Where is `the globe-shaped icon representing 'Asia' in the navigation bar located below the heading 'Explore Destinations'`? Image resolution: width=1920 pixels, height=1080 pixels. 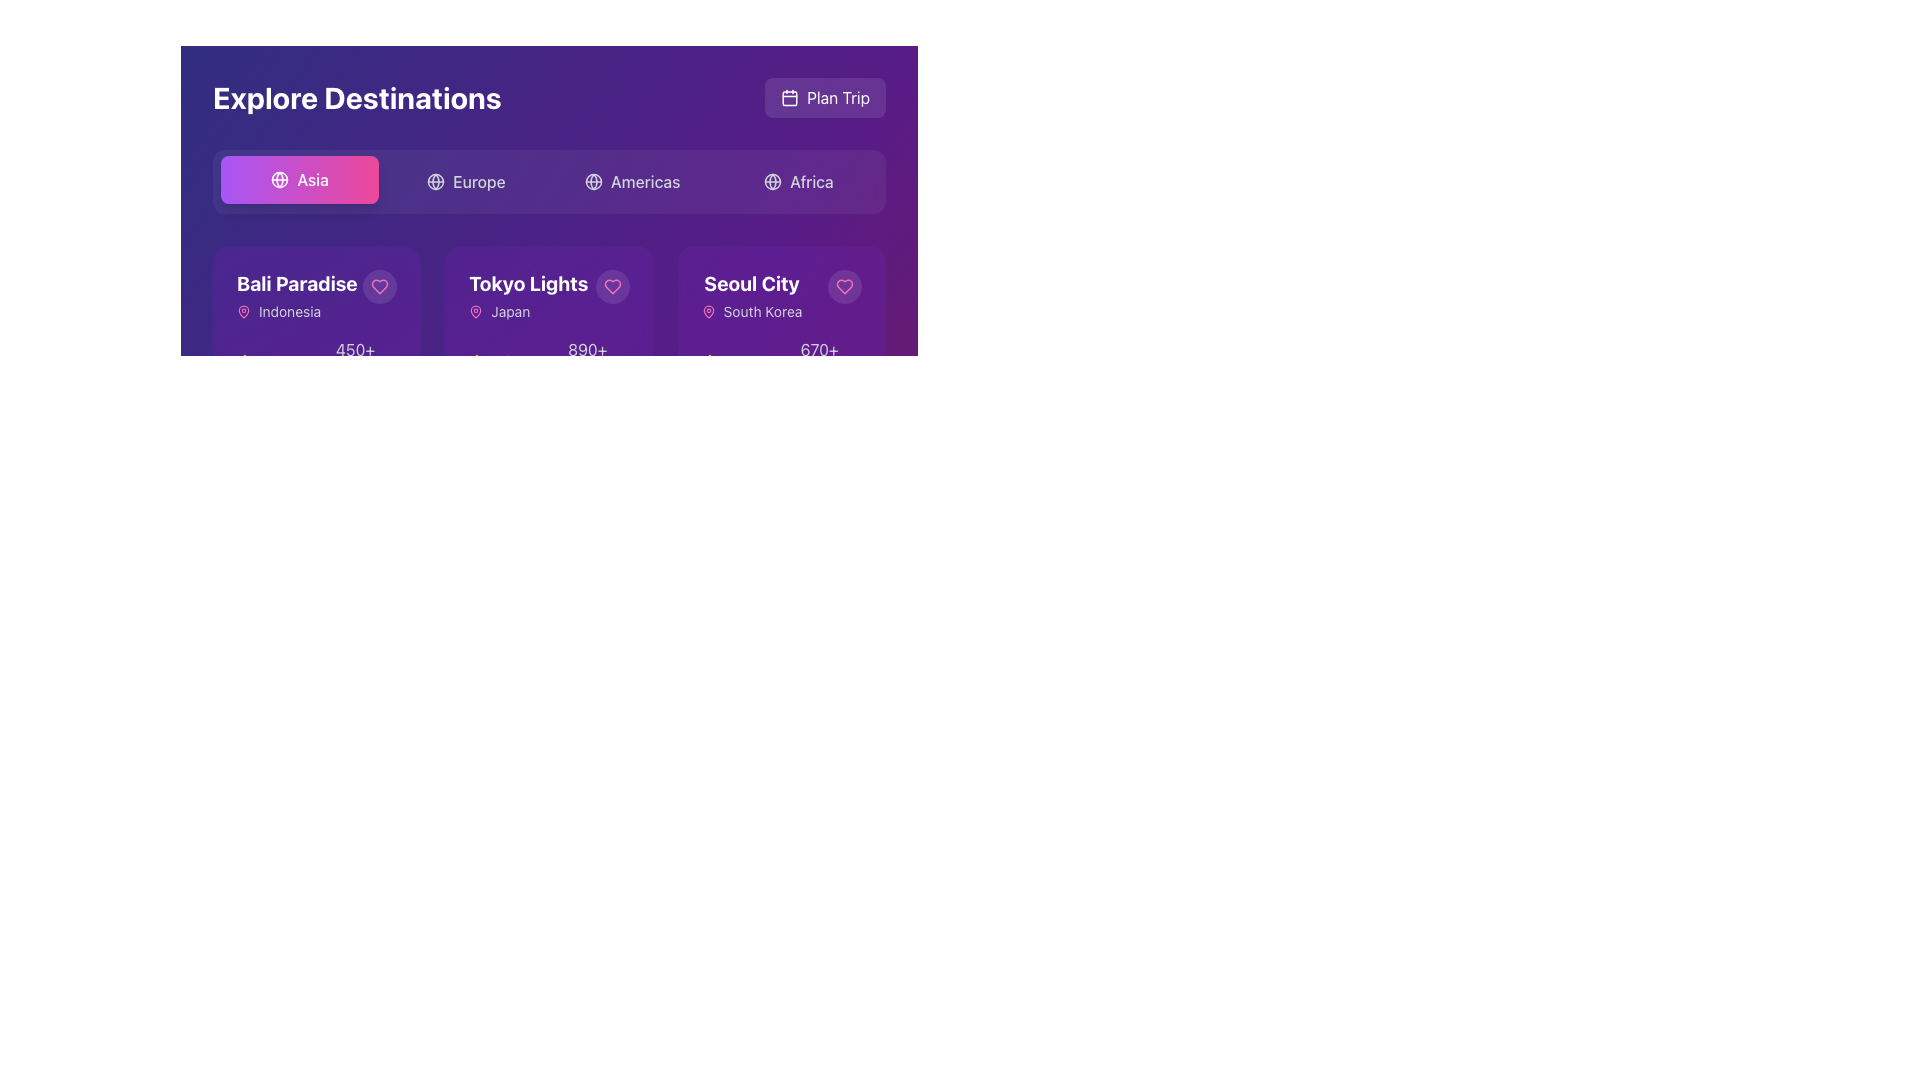 the globe-shaped icon representing 'Asia' in the navigation bar located below the heading 'Explore Destinations' is located at coordinates (279, 180).